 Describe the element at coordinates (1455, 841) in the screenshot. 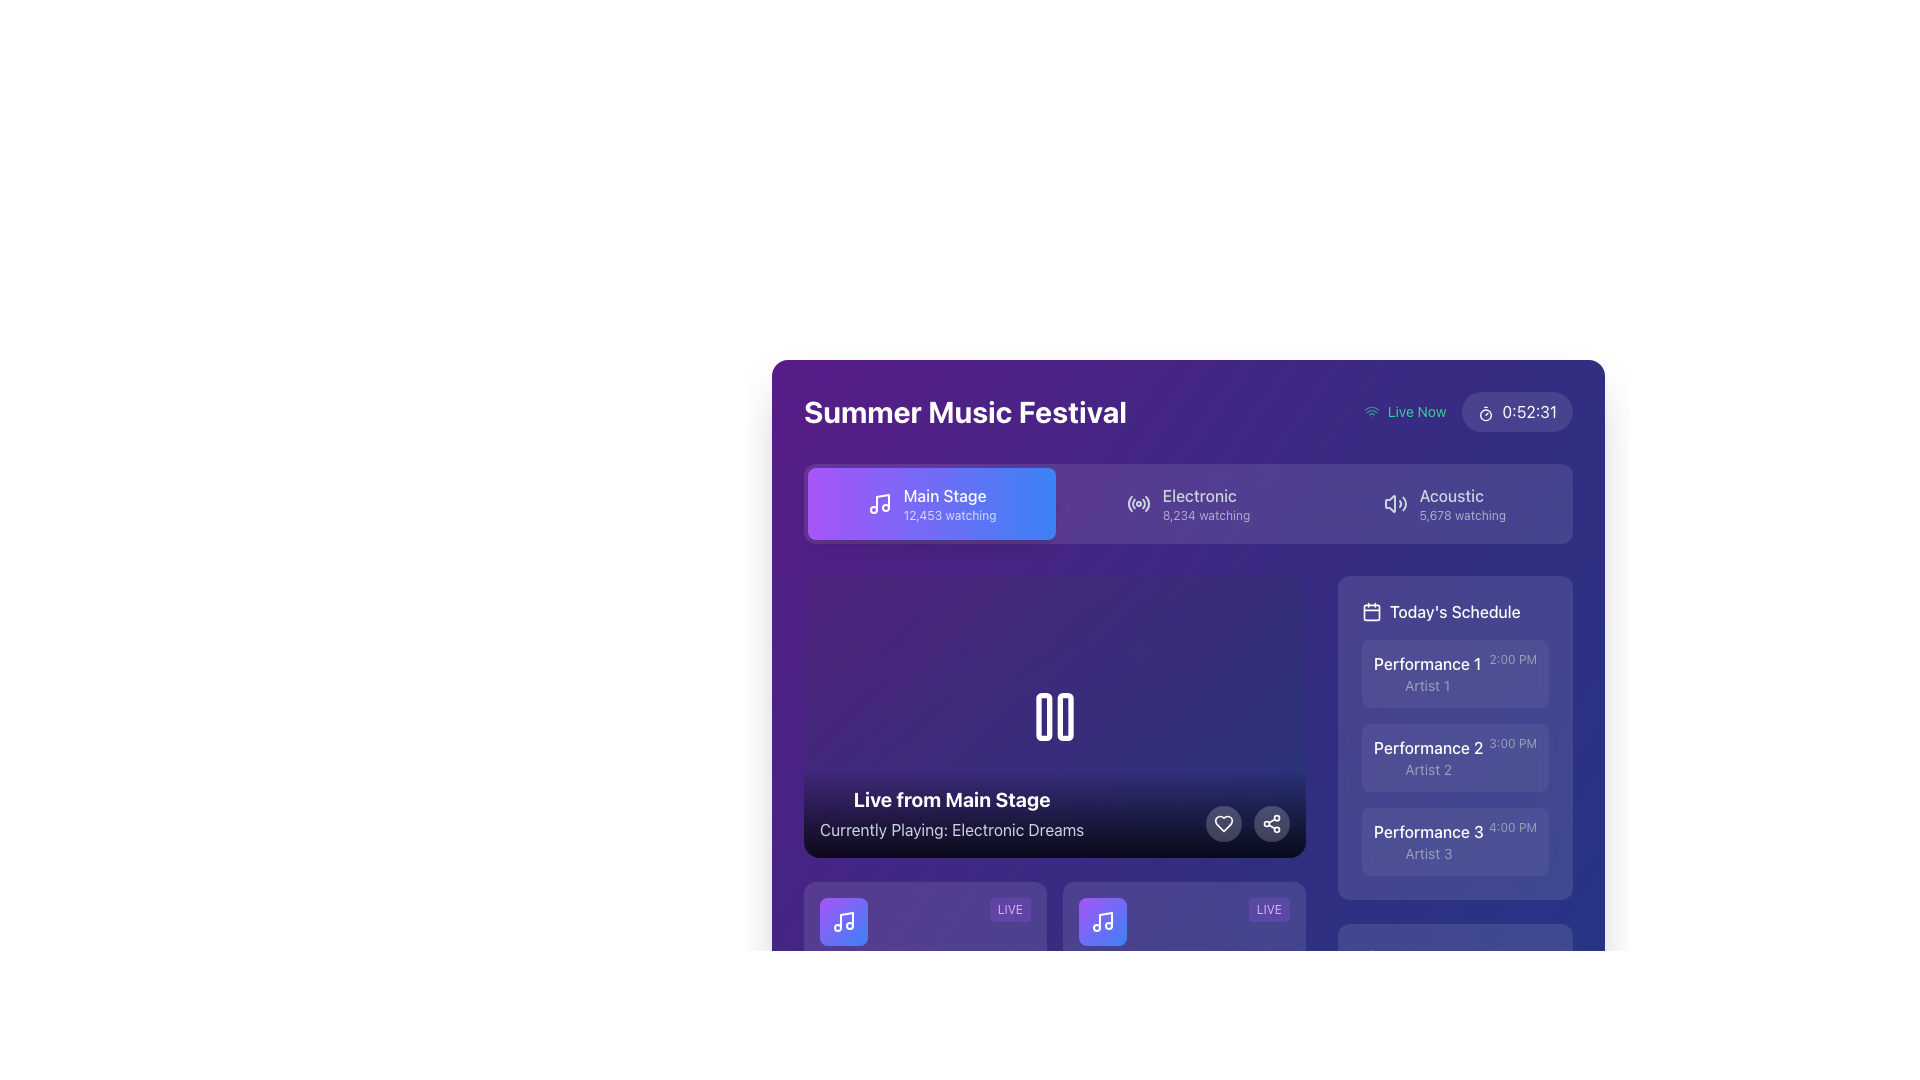

I see `the textual list item titled 'Performance 3', which includes the subtitle 'Artist 3' and the time '4:00 PM', located in the 'Today's Schedule' section` at that location.